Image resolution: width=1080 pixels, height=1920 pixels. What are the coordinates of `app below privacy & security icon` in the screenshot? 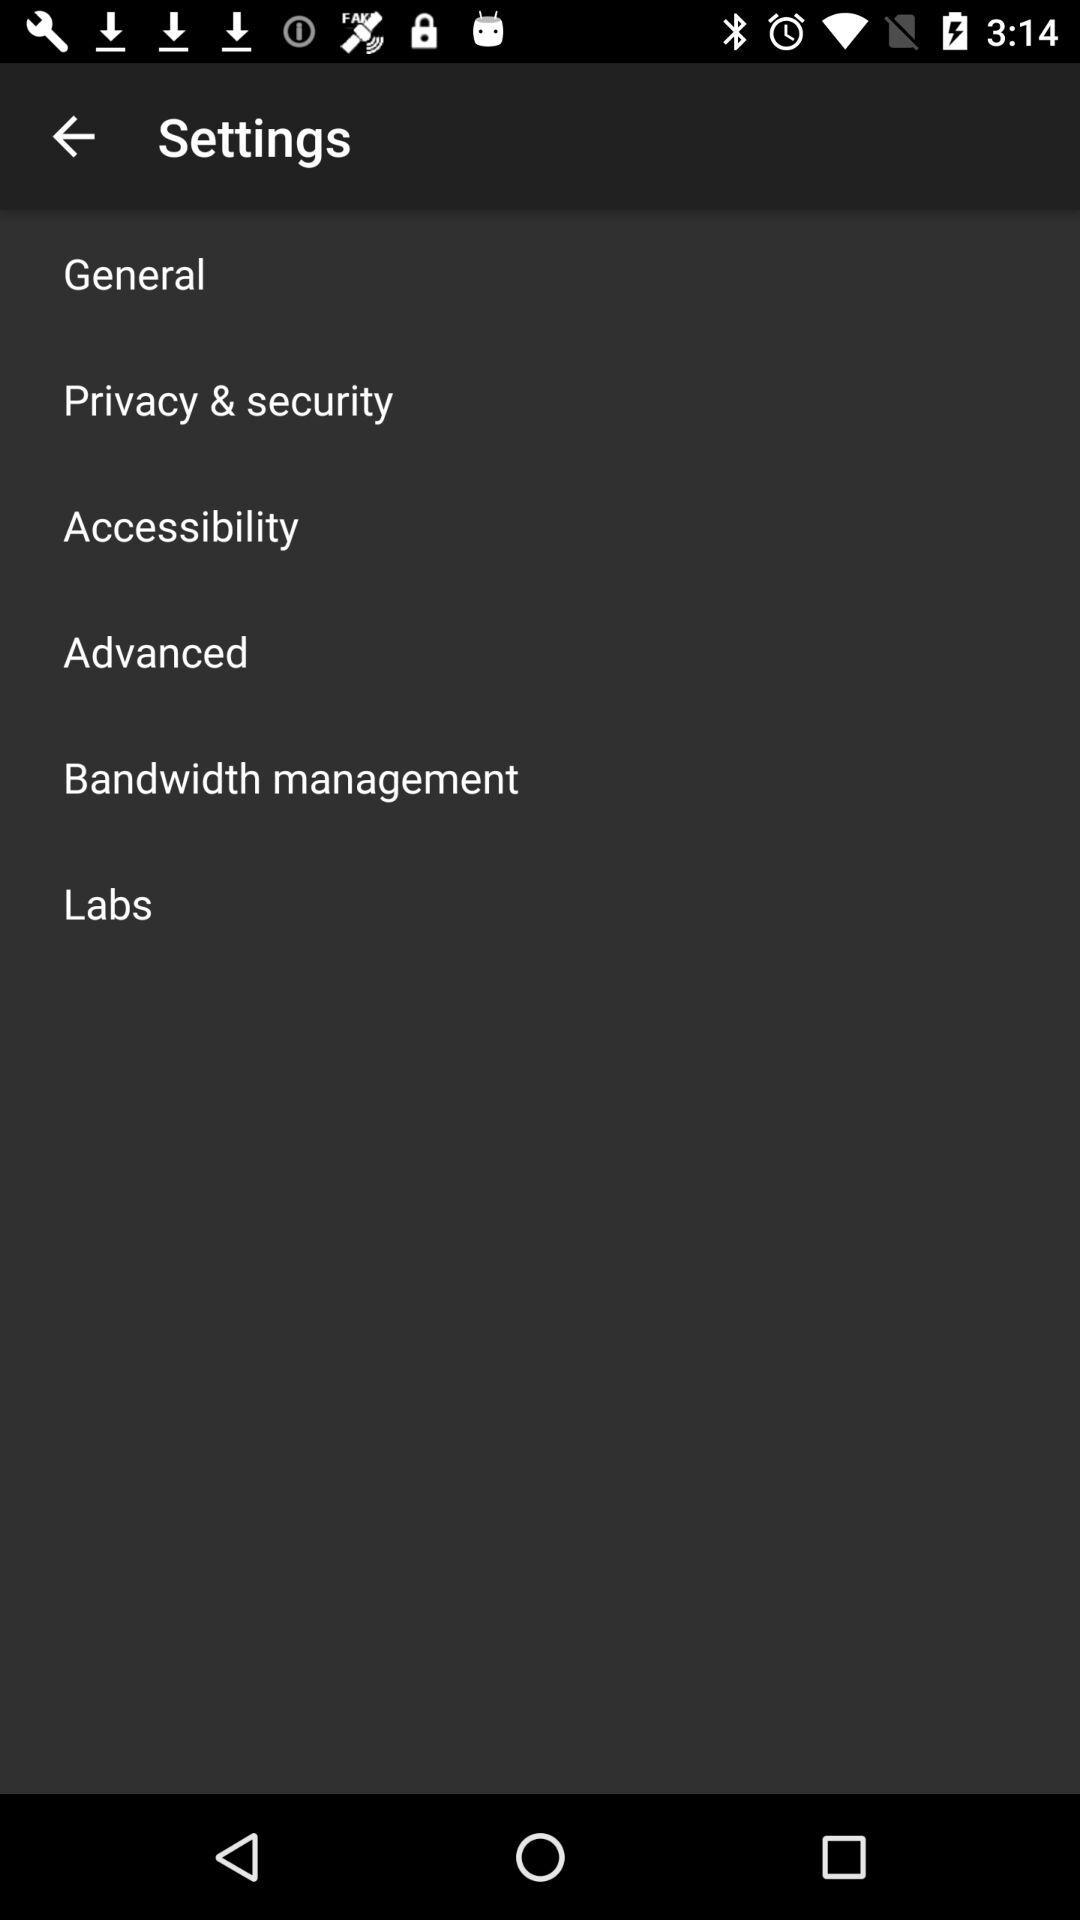 It's located at (181, 524).